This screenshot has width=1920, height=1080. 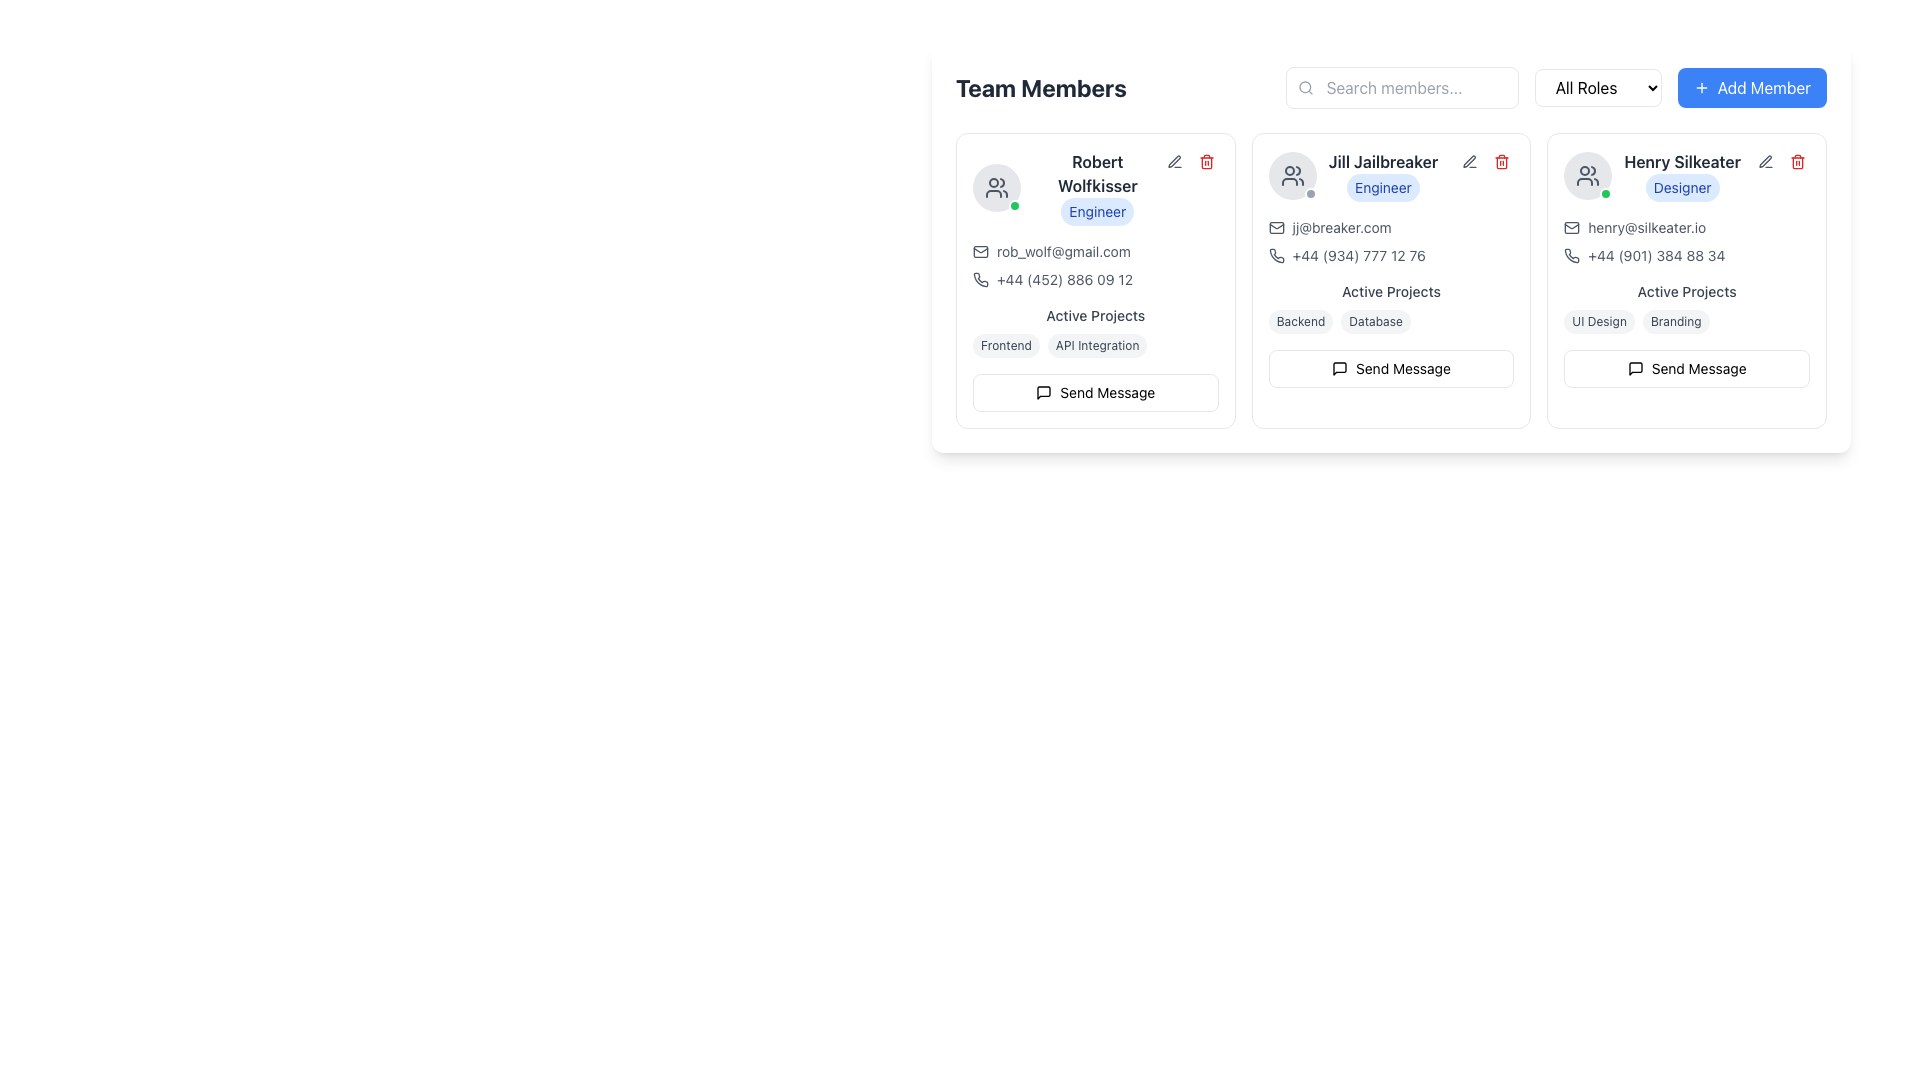 What do you see at coordinates (1502, 161) in the screenshot?
I see `the delete button located in the top-right corner of the second user profile card for Jill Jailbreaker to initiate the deletion action` at bounding box center [1502, 161].